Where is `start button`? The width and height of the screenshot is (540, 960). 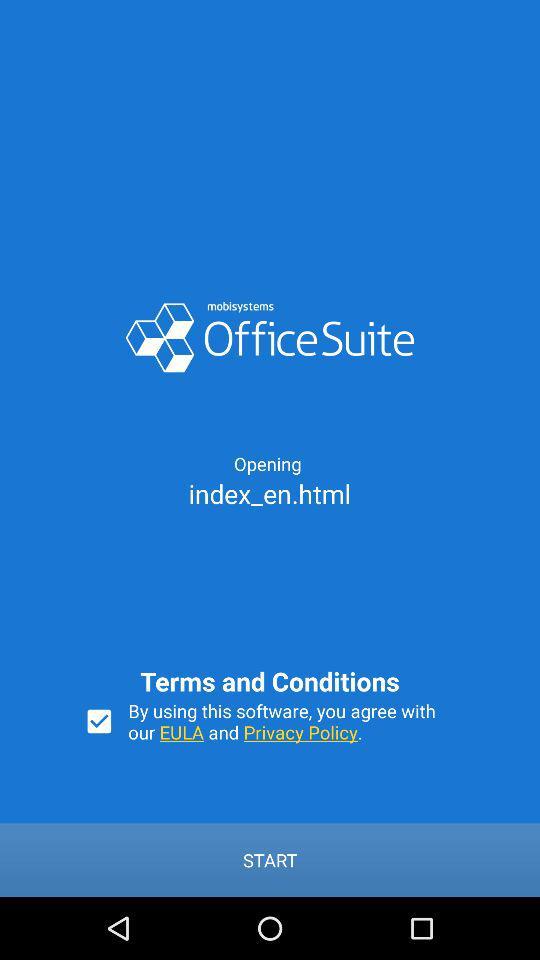 start button is located at coordinates (270, 859).